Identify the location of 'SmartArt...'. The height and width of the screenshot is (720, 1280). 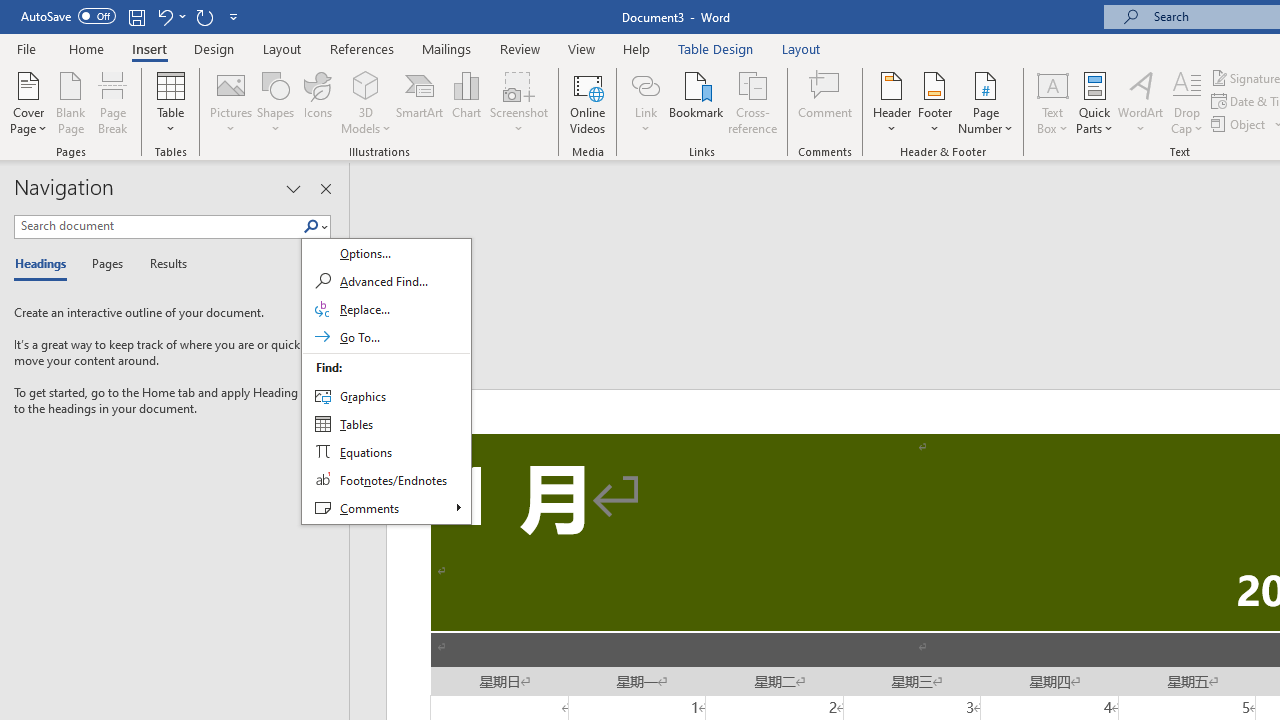
(418, 103).